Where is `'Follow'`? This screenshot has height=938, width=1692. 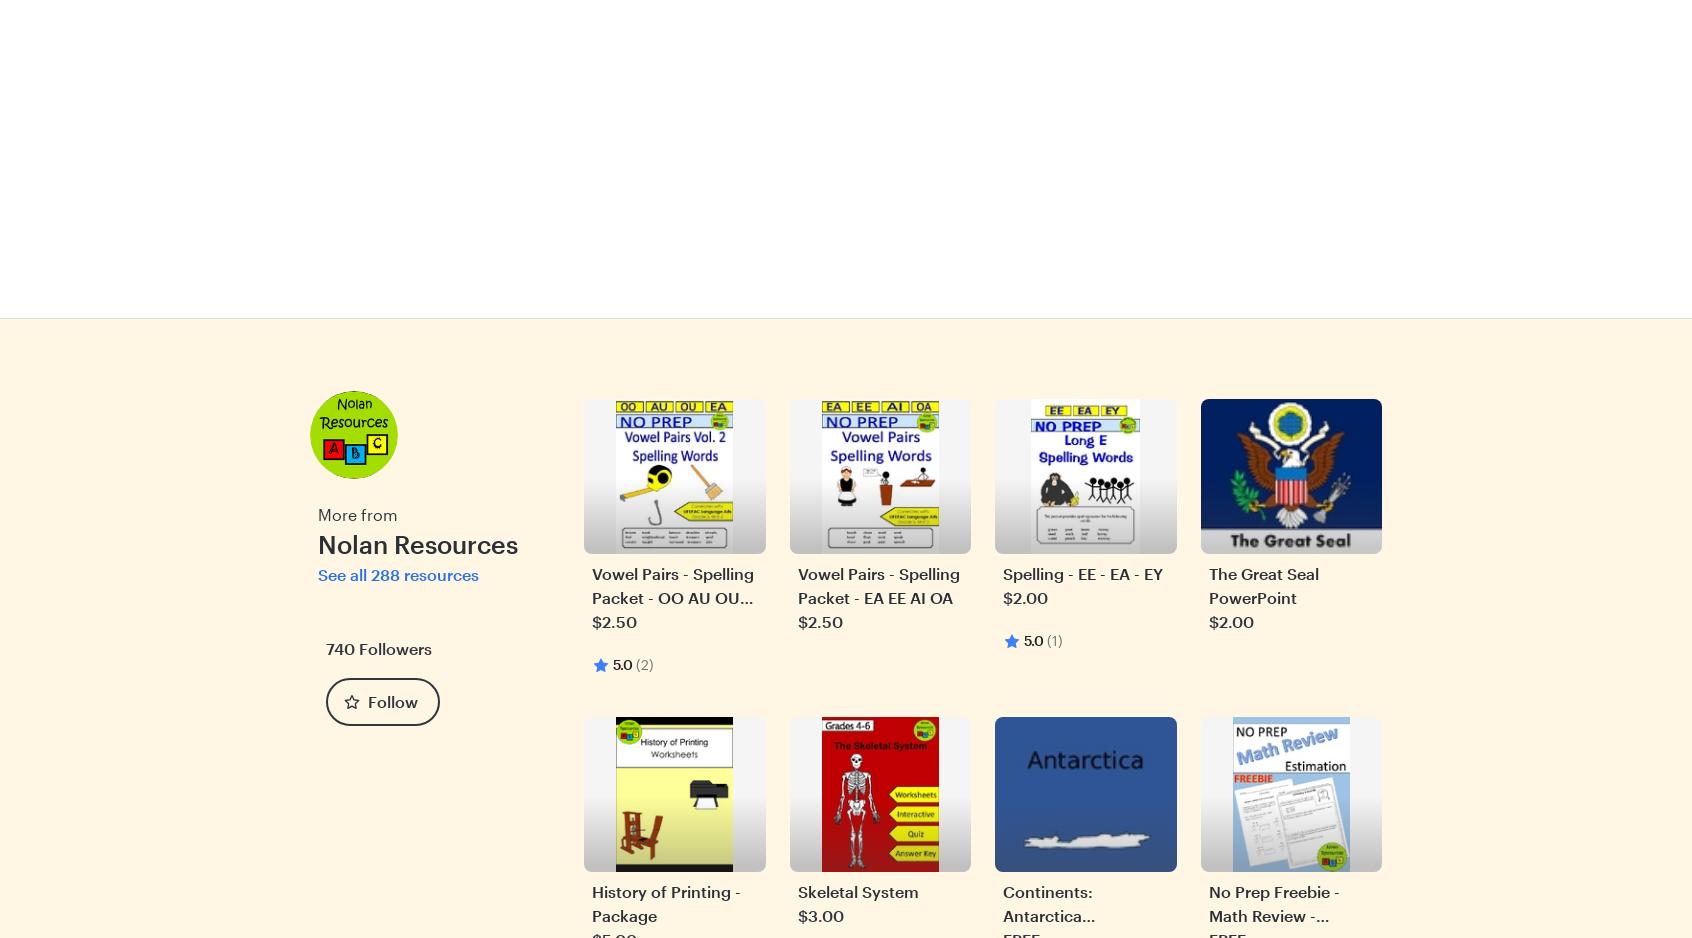
'Follow' is located at coordinates (393, 700).